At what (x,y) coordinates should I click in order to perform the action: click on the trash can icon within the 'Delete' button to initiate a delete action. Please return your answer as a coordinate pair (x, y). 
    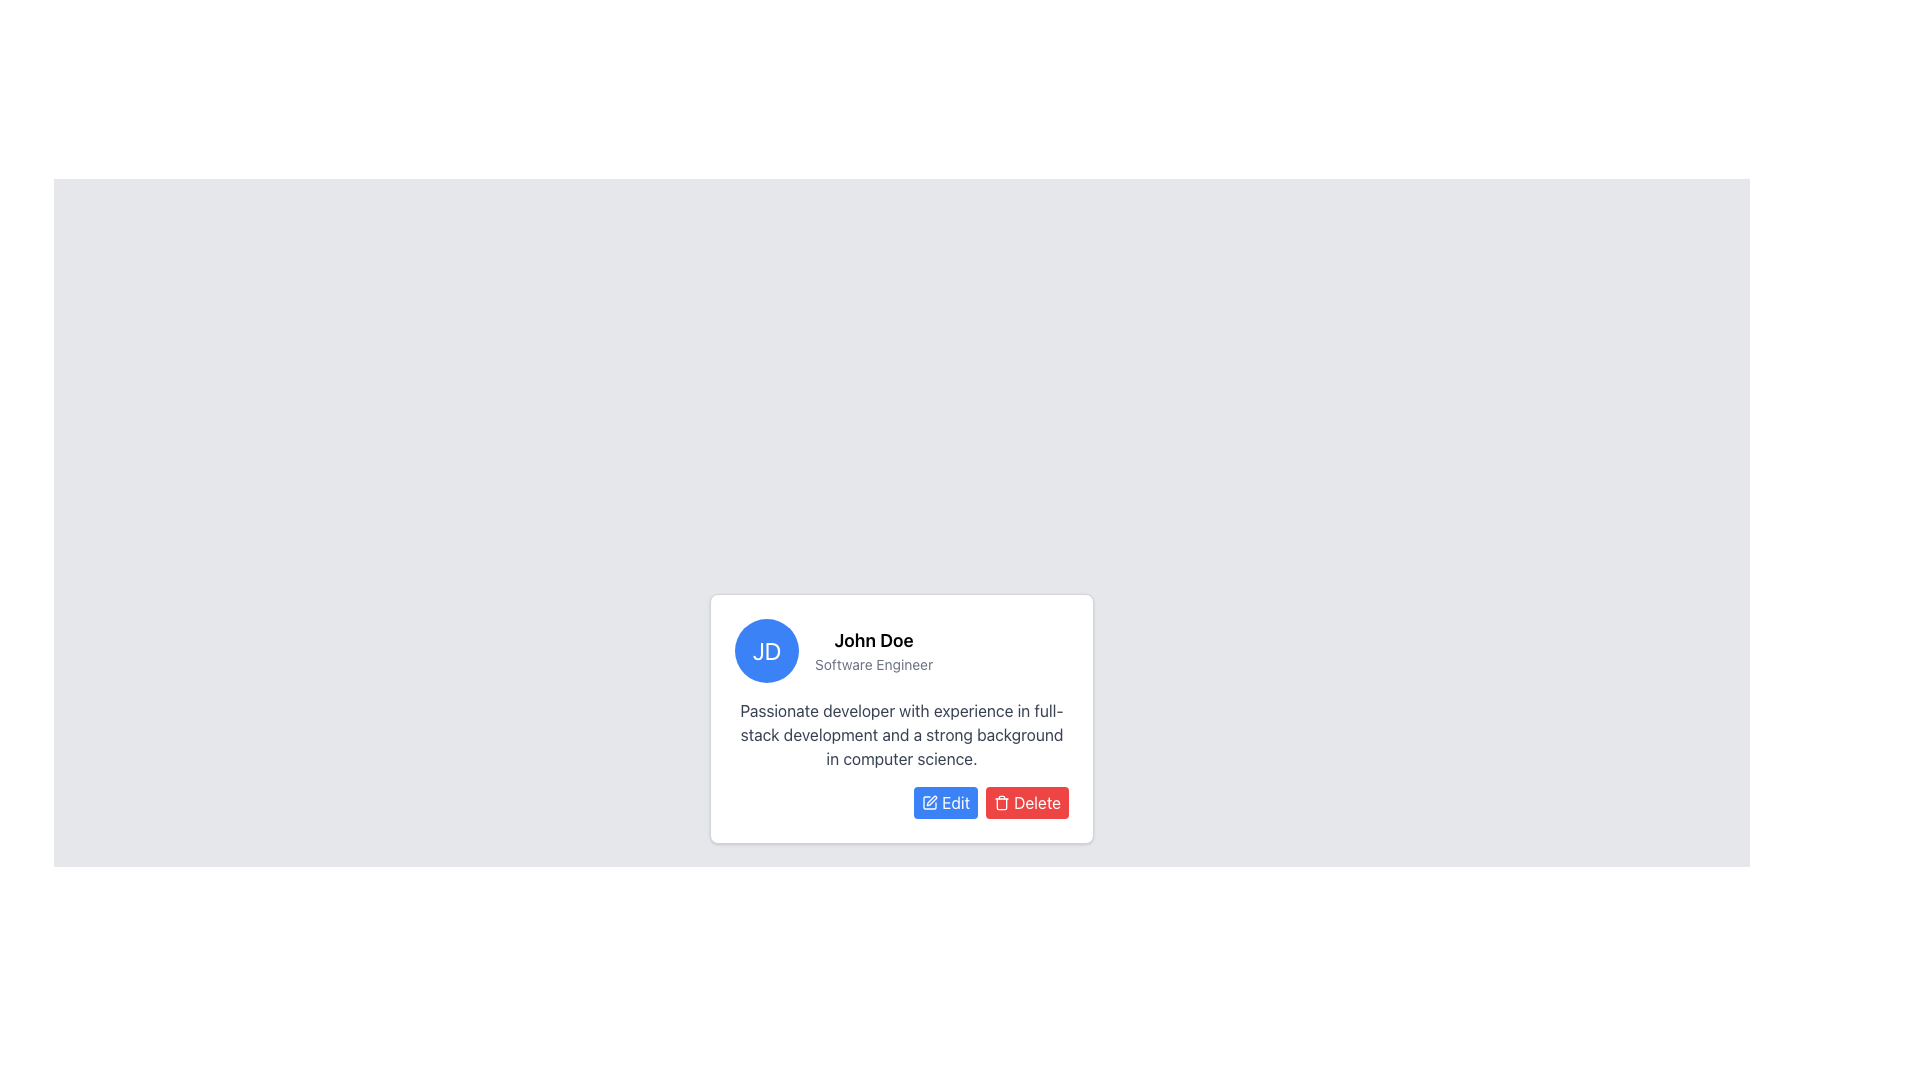
    Looking at the image, I should click on (1002, 801).